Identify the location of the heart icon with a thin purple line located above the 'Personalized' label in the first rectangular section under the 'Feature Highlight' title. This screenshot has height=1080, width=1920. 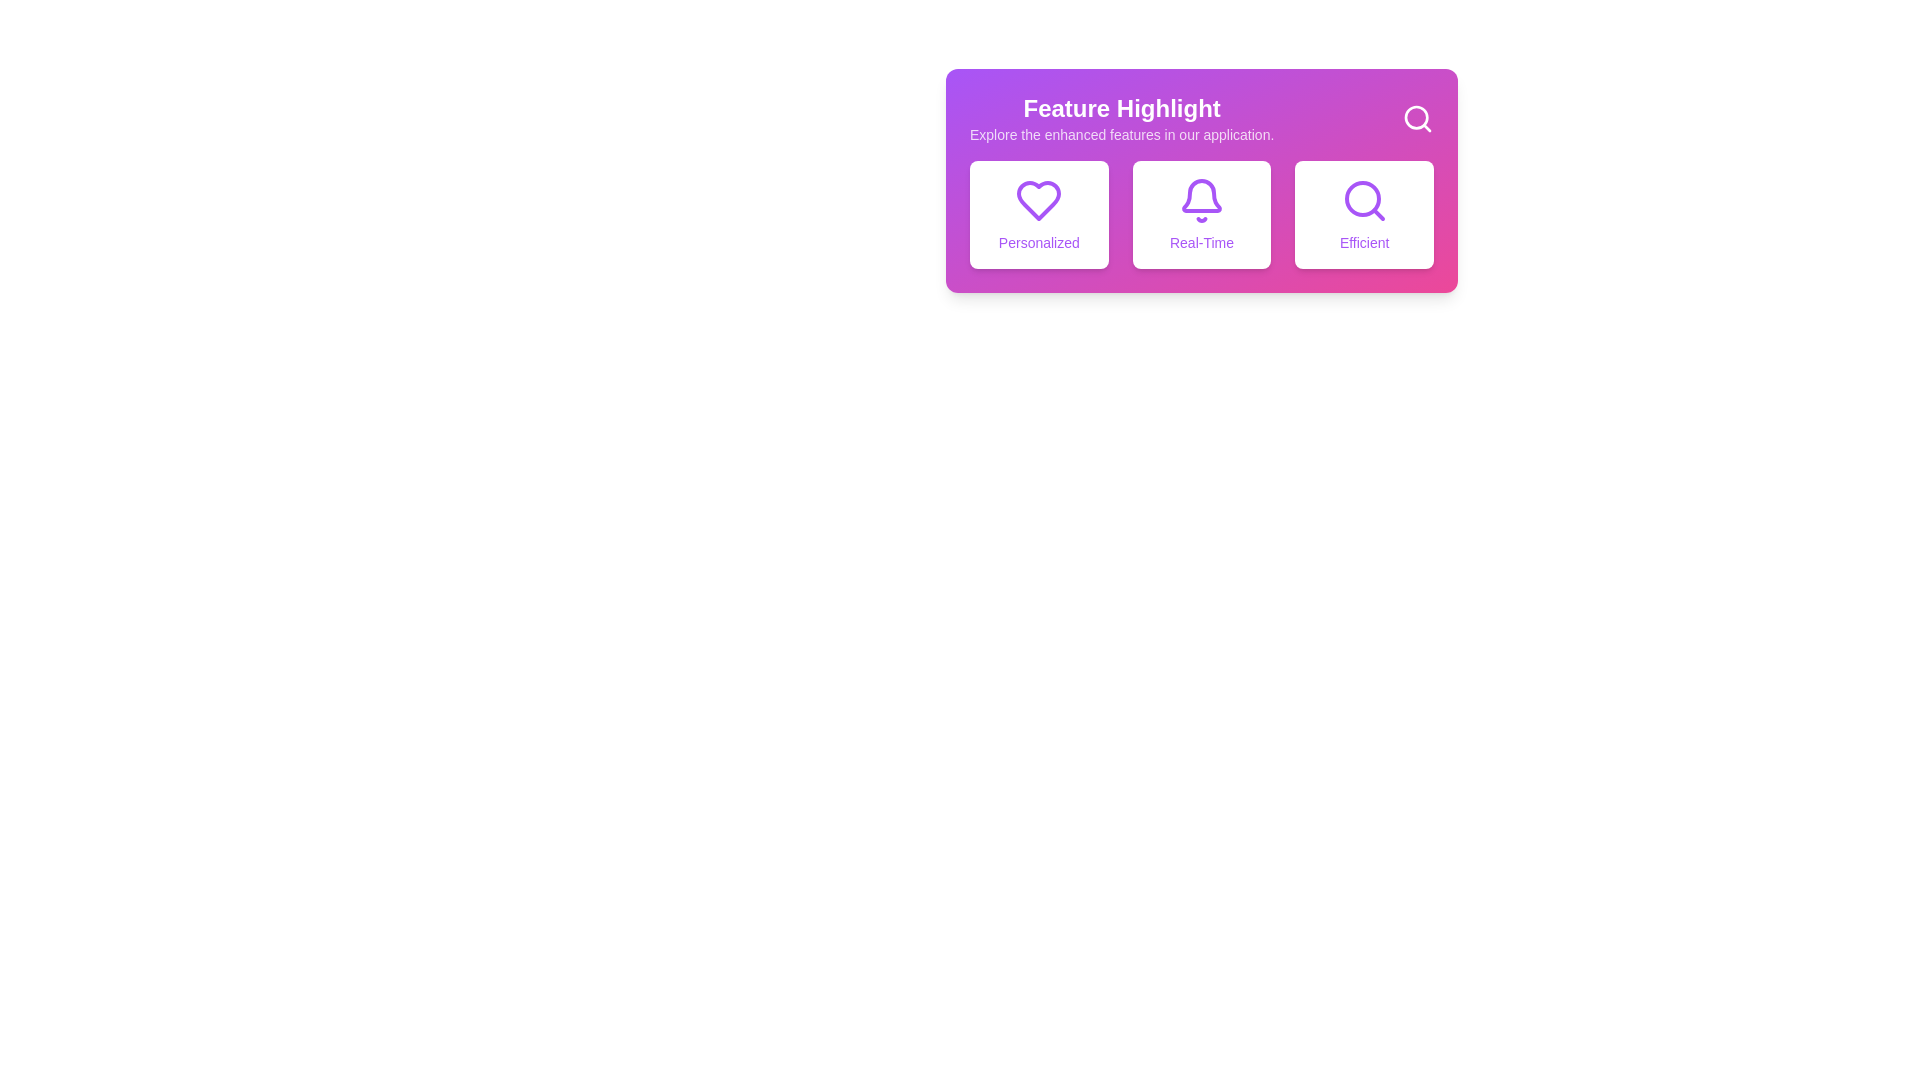
(1039, 200).